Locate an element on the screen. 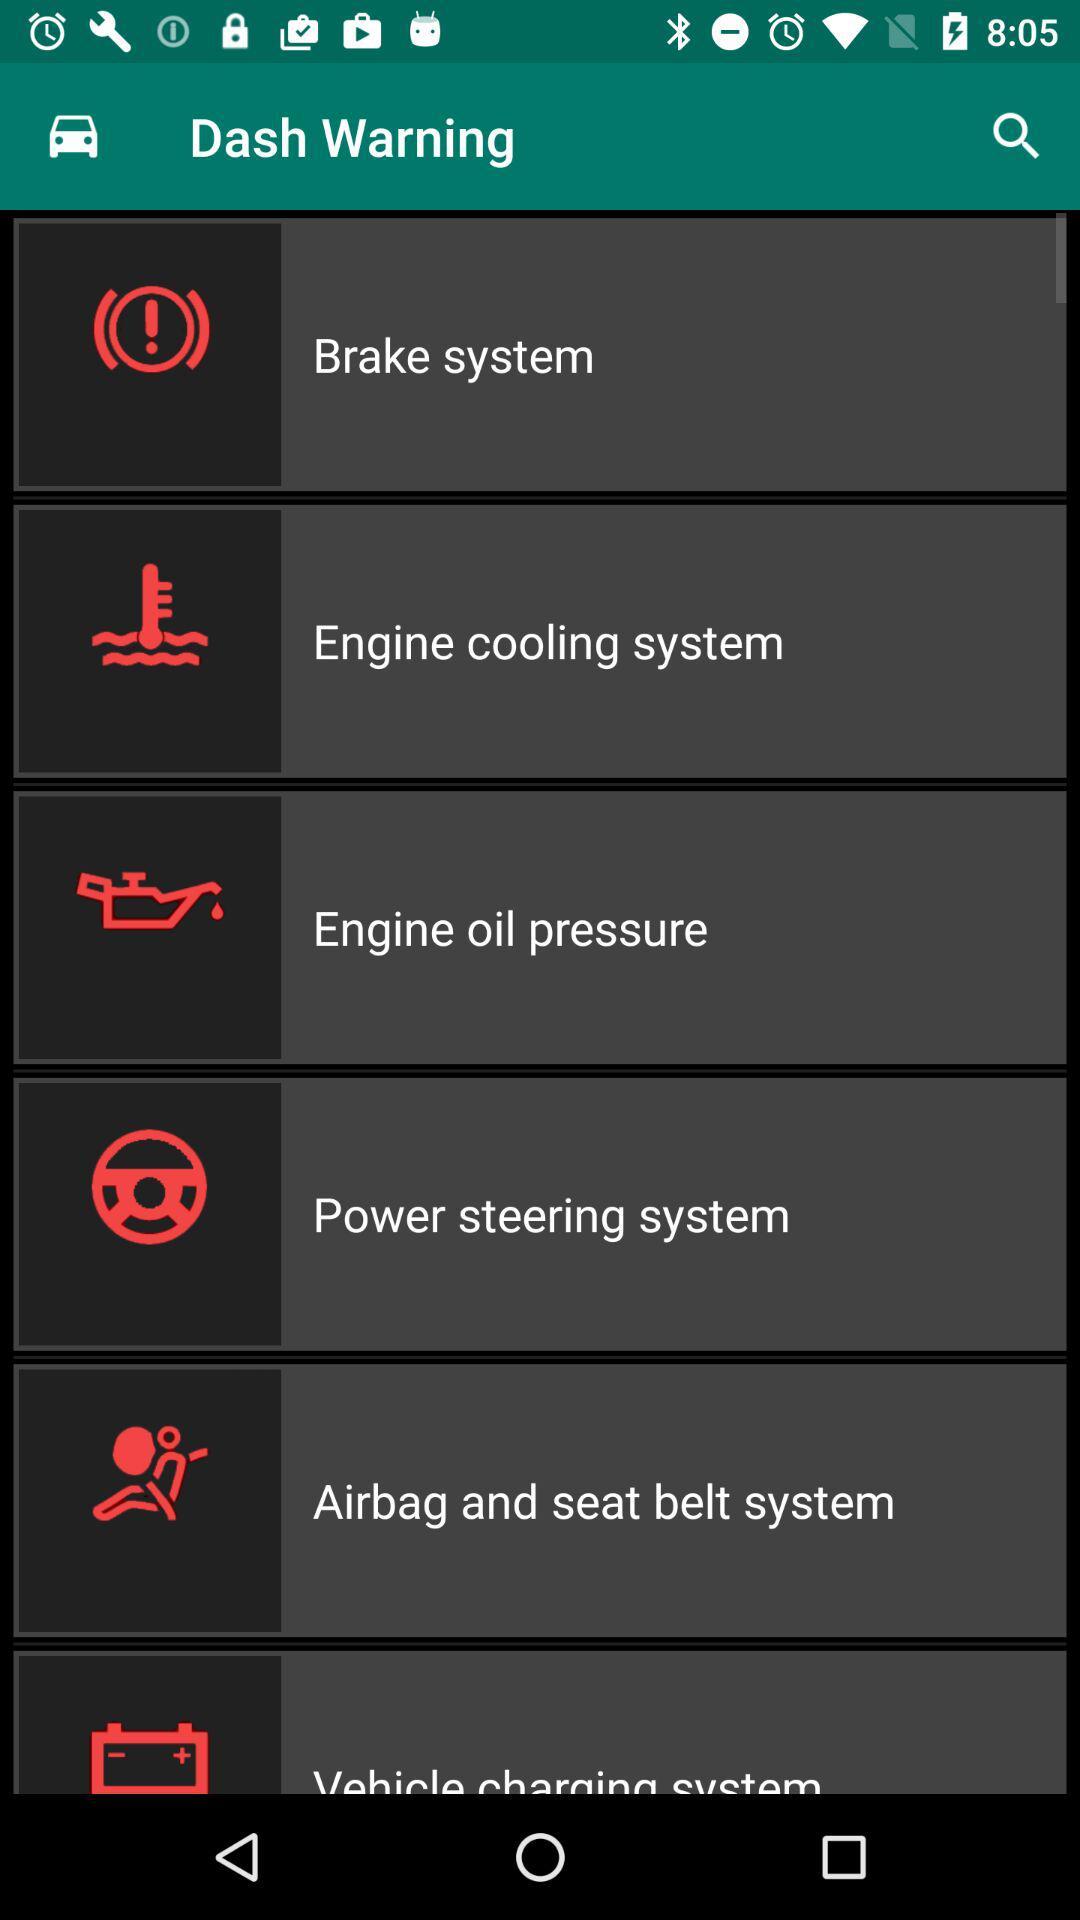 The width and height of the screenshot is (1080, 1920). the engine cooling system item is located at coordinates (688, 641).